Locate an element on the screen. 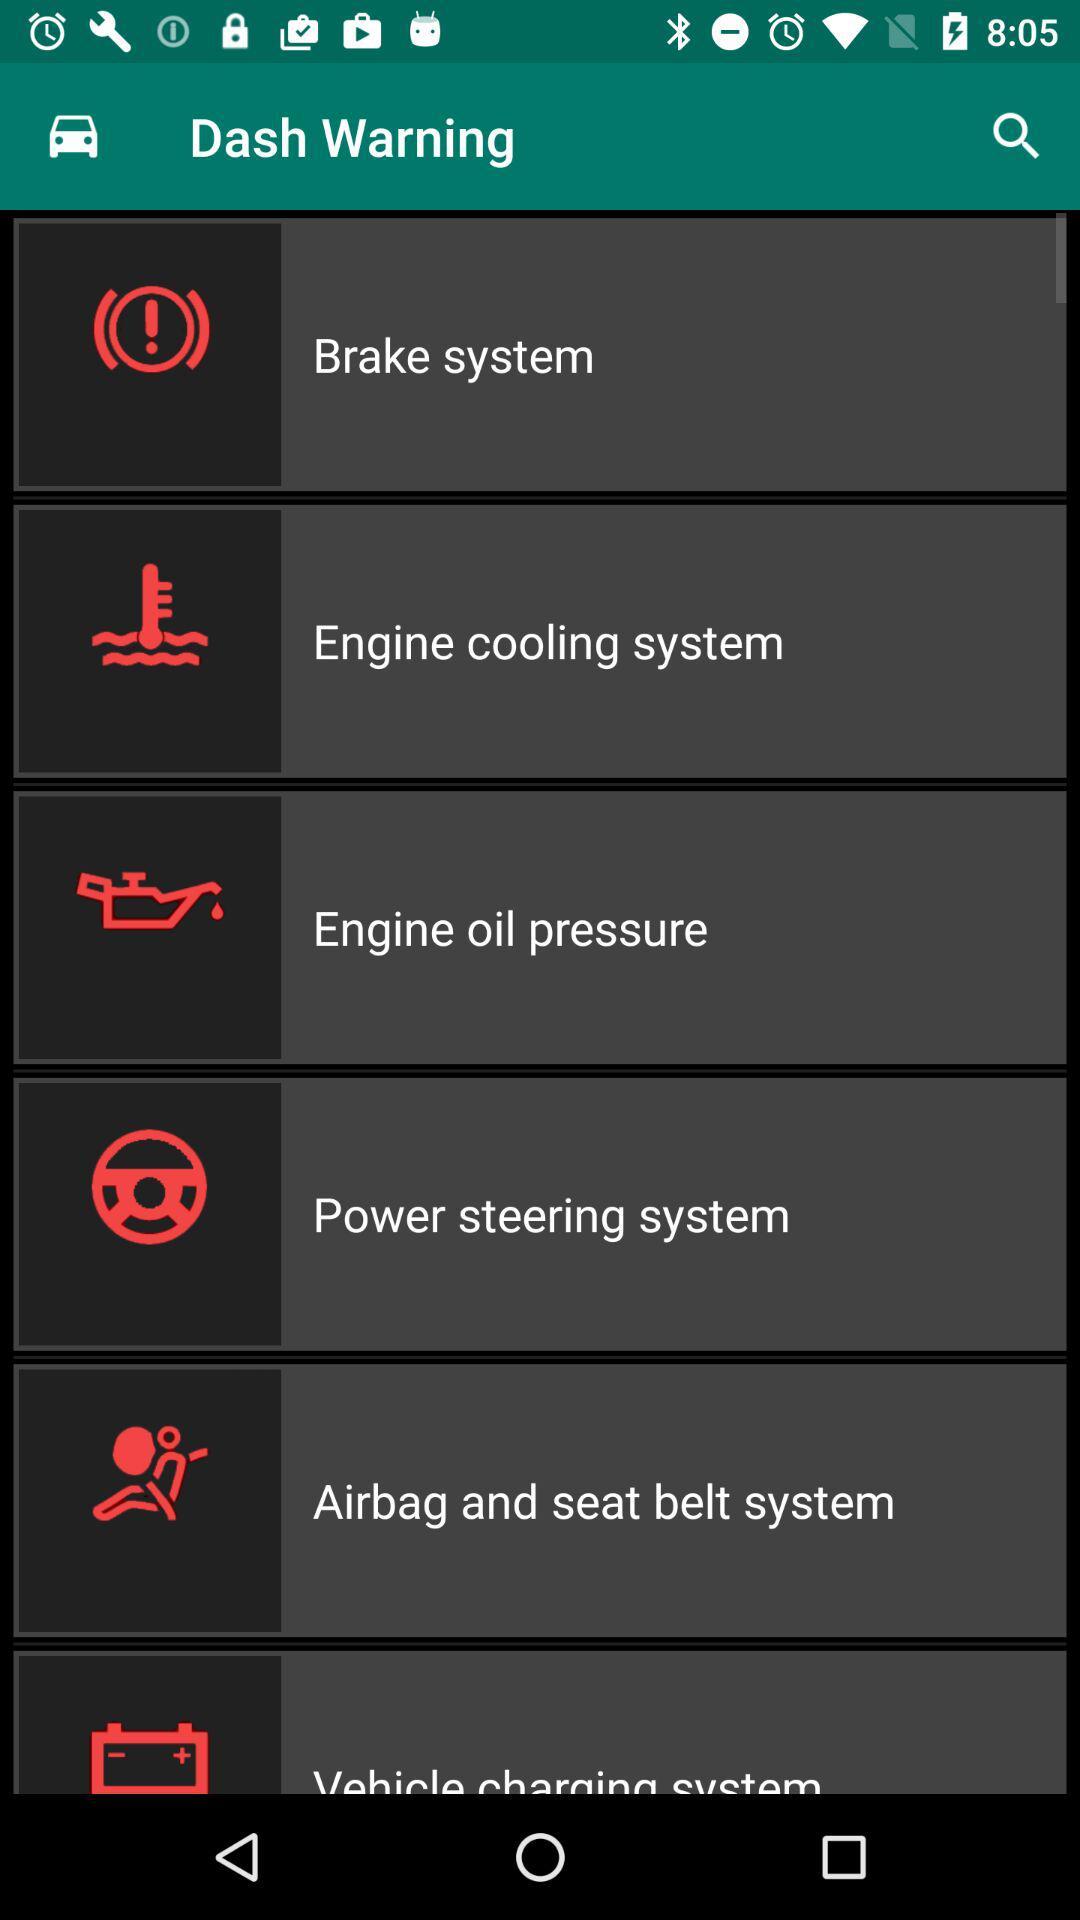 The width and height of the screenshot is (1080, 1920). the engine cooling system item is located at coordinates (688, 641).